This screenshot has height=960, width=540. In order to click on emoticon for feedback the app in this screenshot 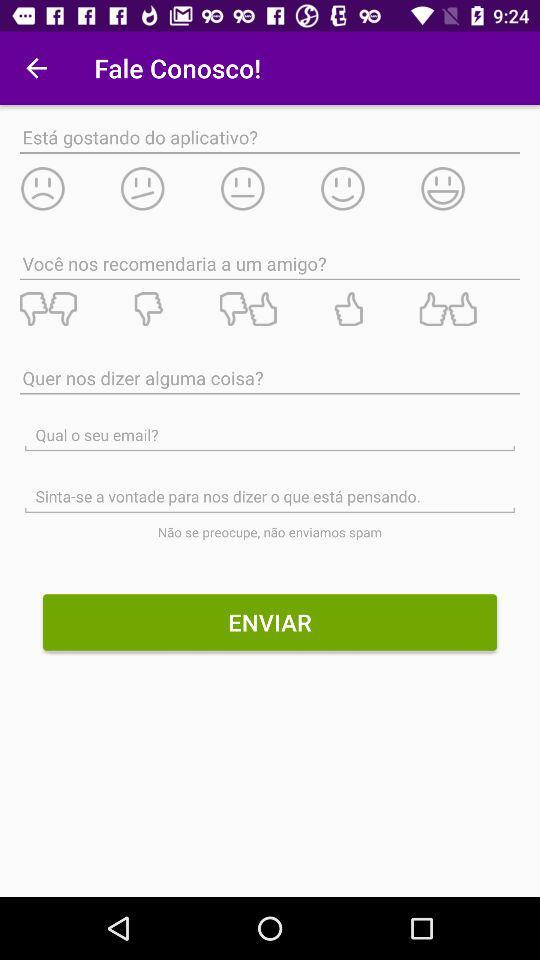, I will do `click(368, 188)`.